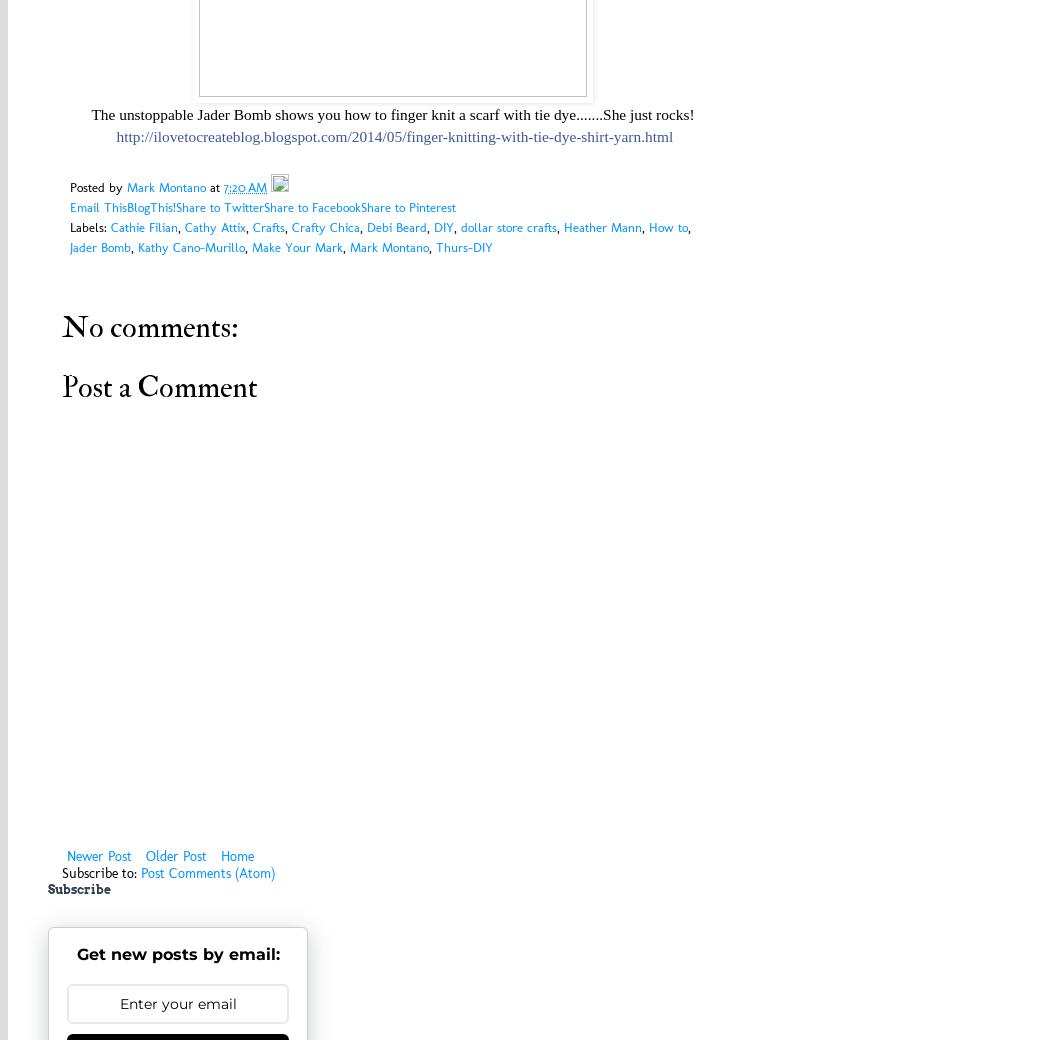  Describe the element at coordinates (394, 136) in the screenshot. I see `'http://ilovetocreateblog.blogspot.com/2014/05/finger-knitting-with-tie-dye-shirt-yarn.html'` at that location.